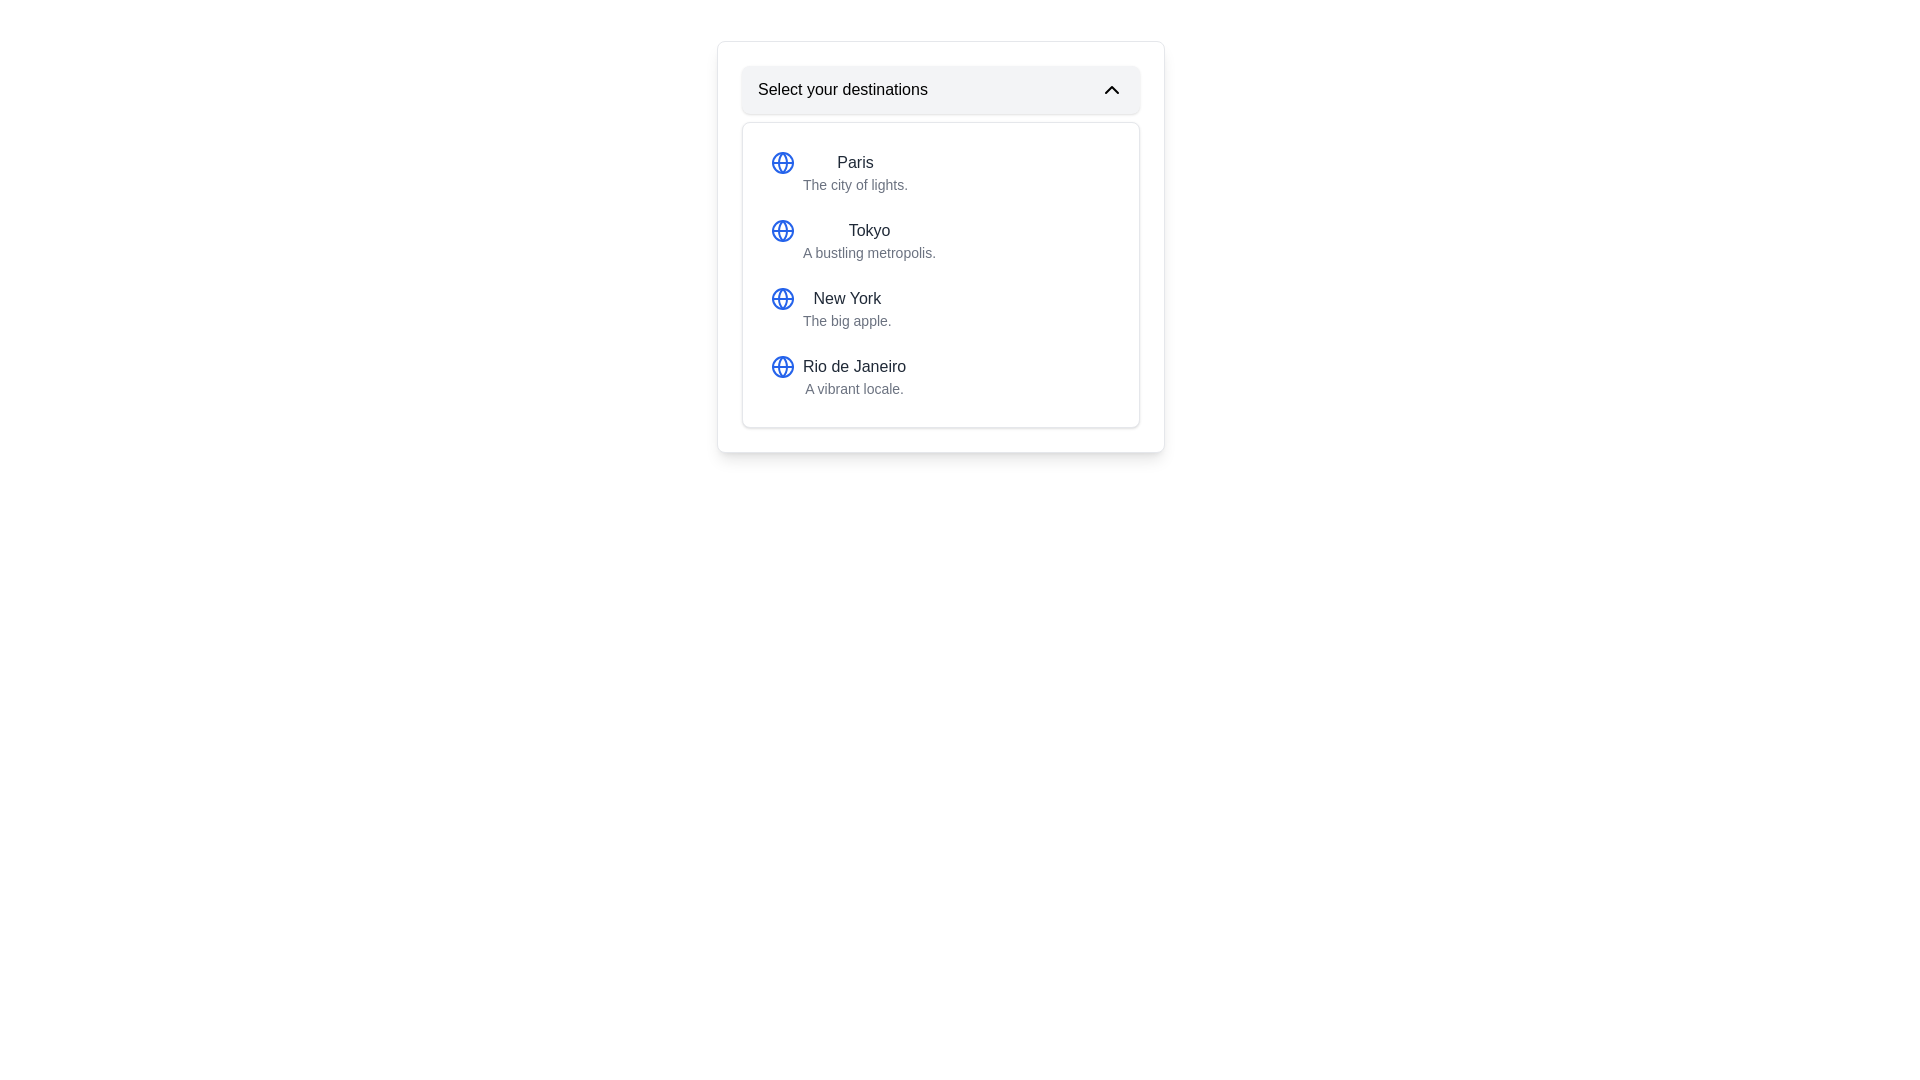 The image size is (1920, 1080). Describe the element at coordinates (781, 230) in the screenshot. I see `the icon representing 'Tokyo' located at the beginning of the list item labeled 'Tokyo: A bustling metropolis.'` at that location.